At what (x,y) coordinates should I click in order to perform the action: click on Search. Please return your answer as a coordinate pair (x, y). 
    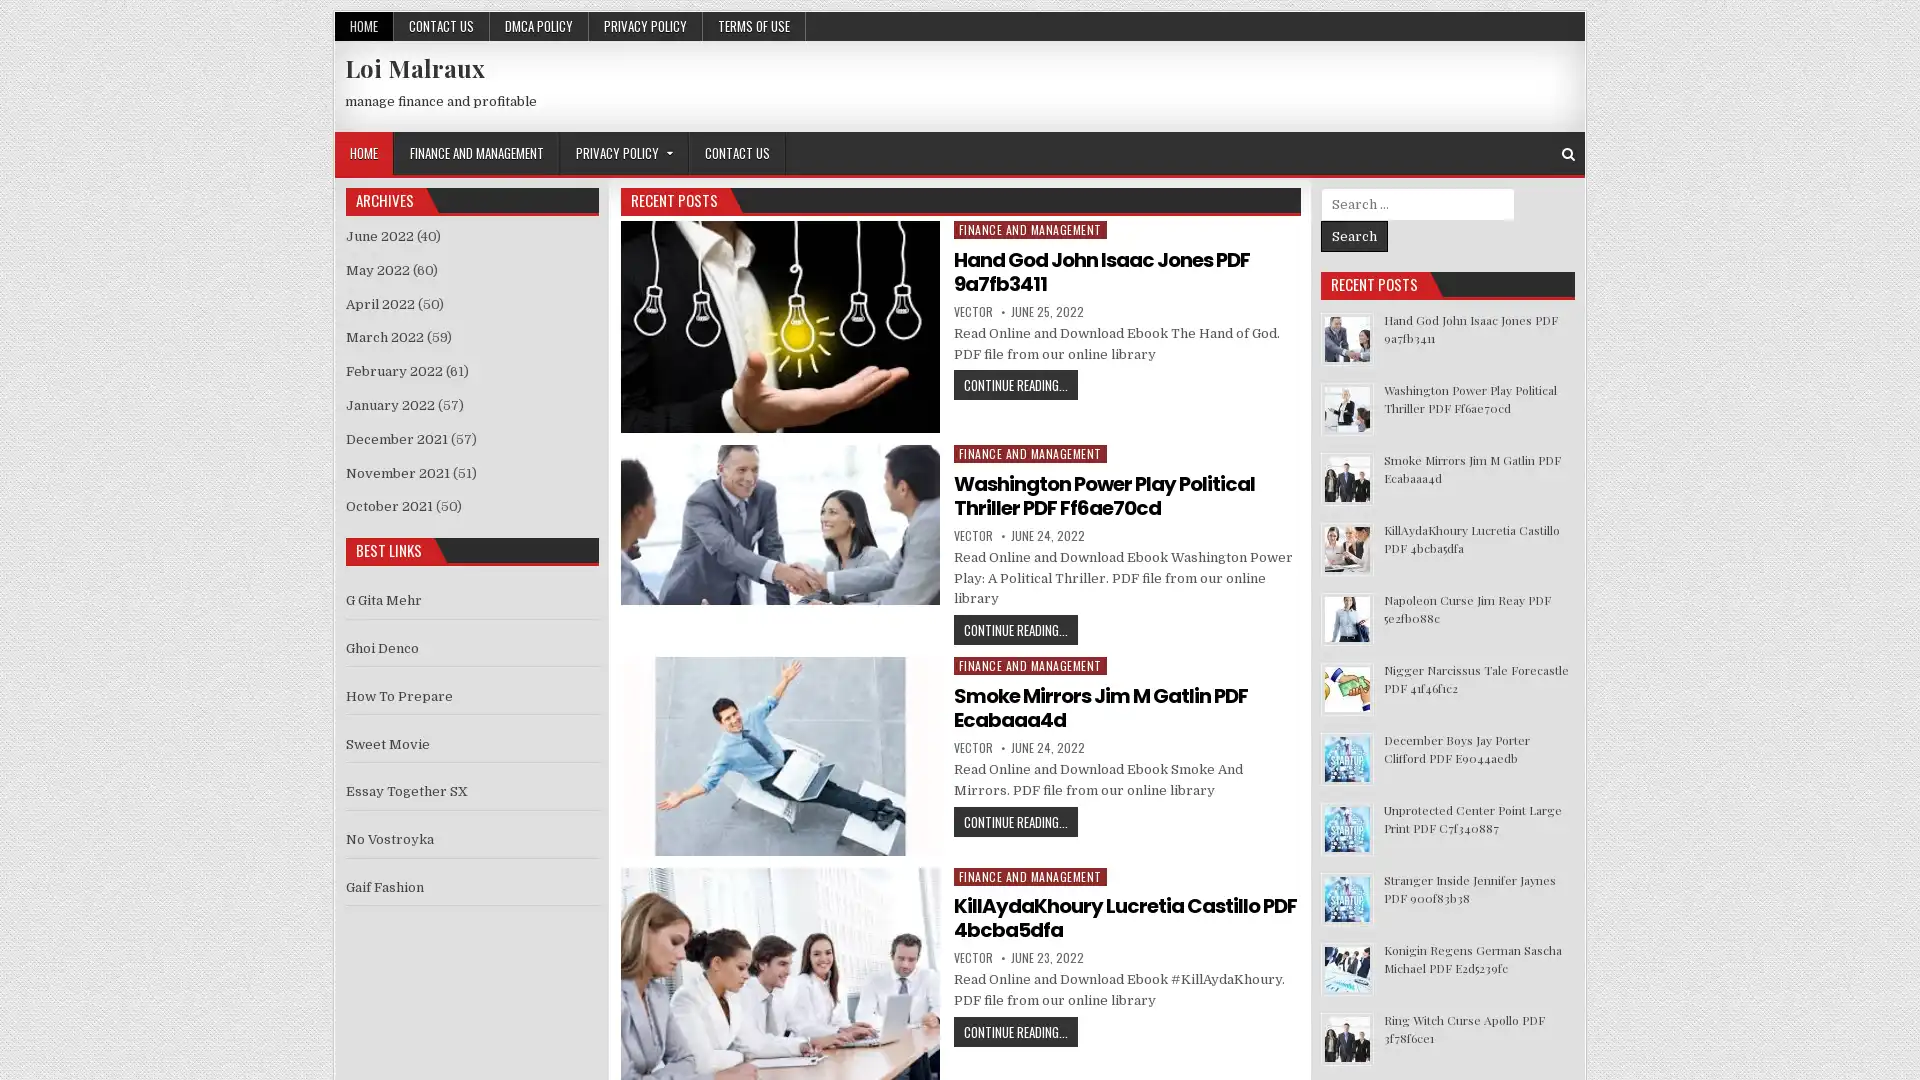
    Looking at the image, I should click on (1354, 235).